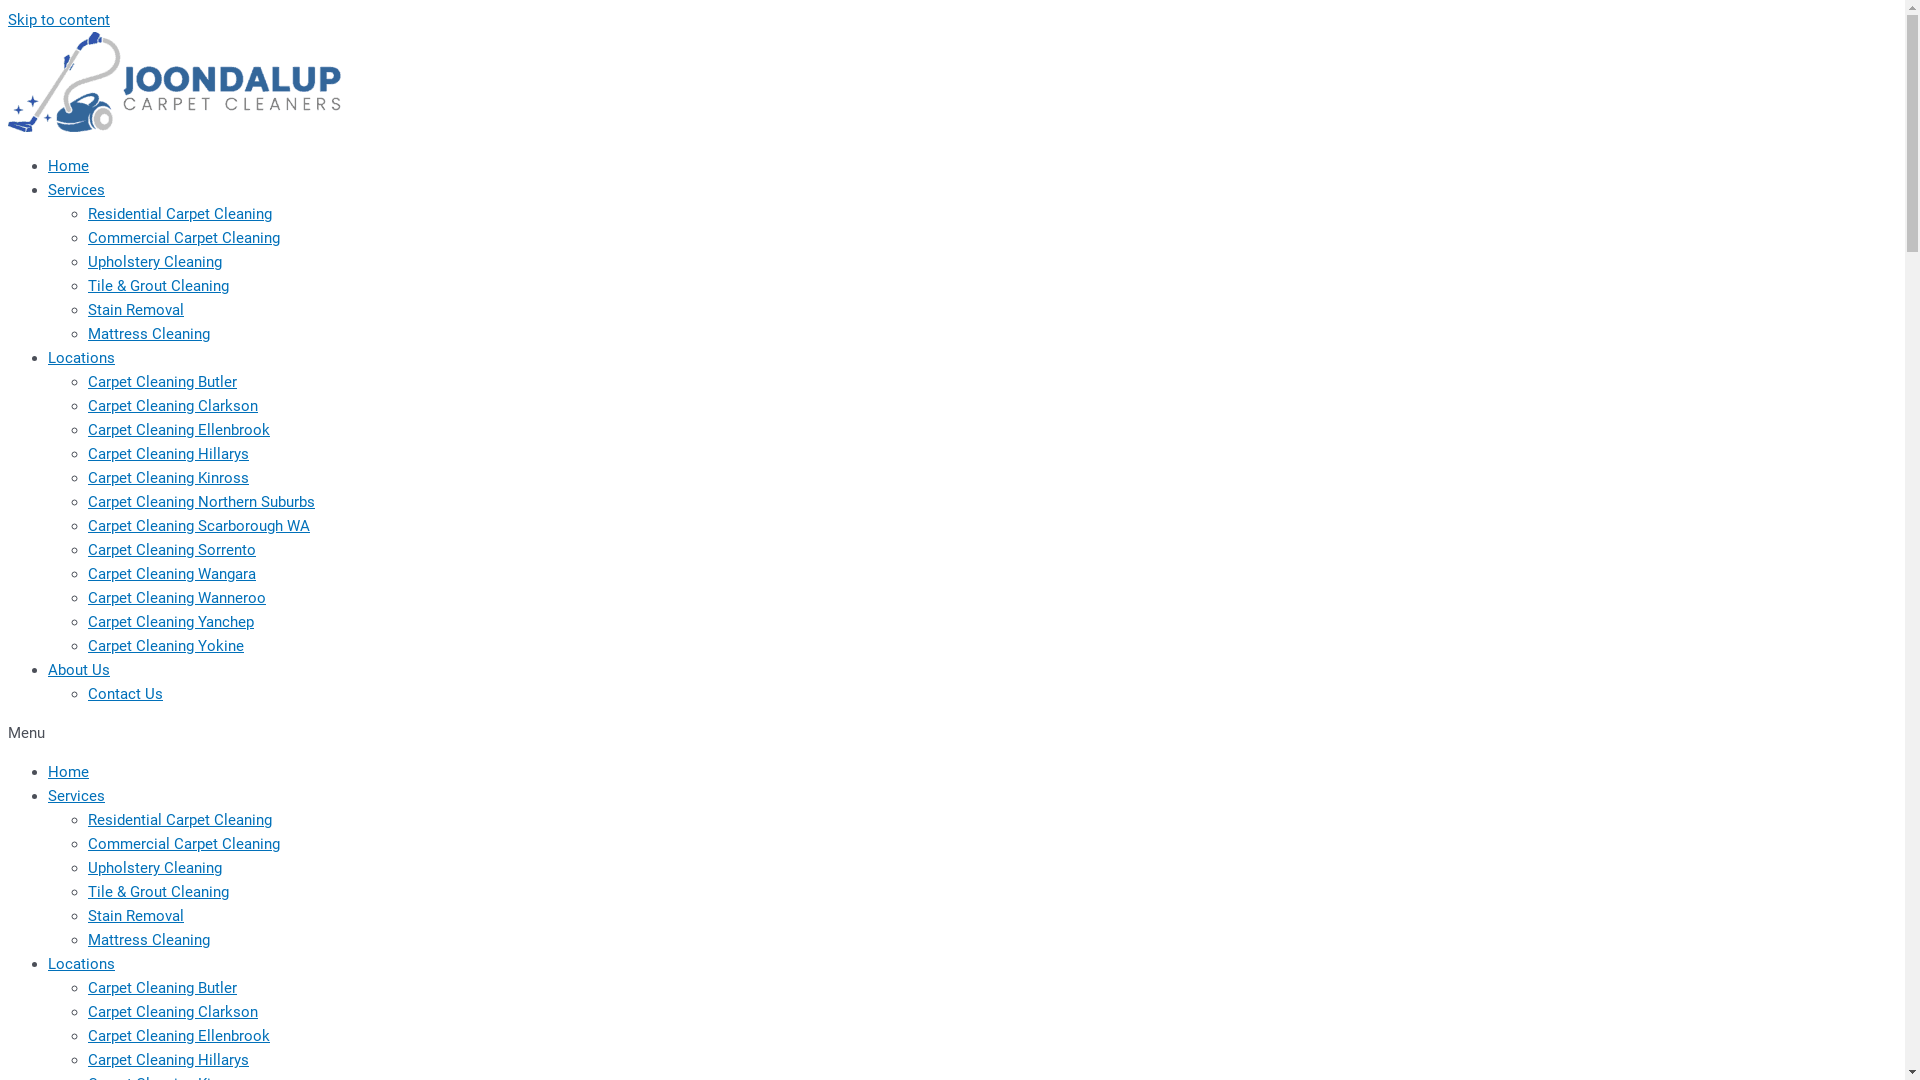 The image size is (1920, 1080). I want to click on 'Residential Carpet Cleaning', so click(180, 213).